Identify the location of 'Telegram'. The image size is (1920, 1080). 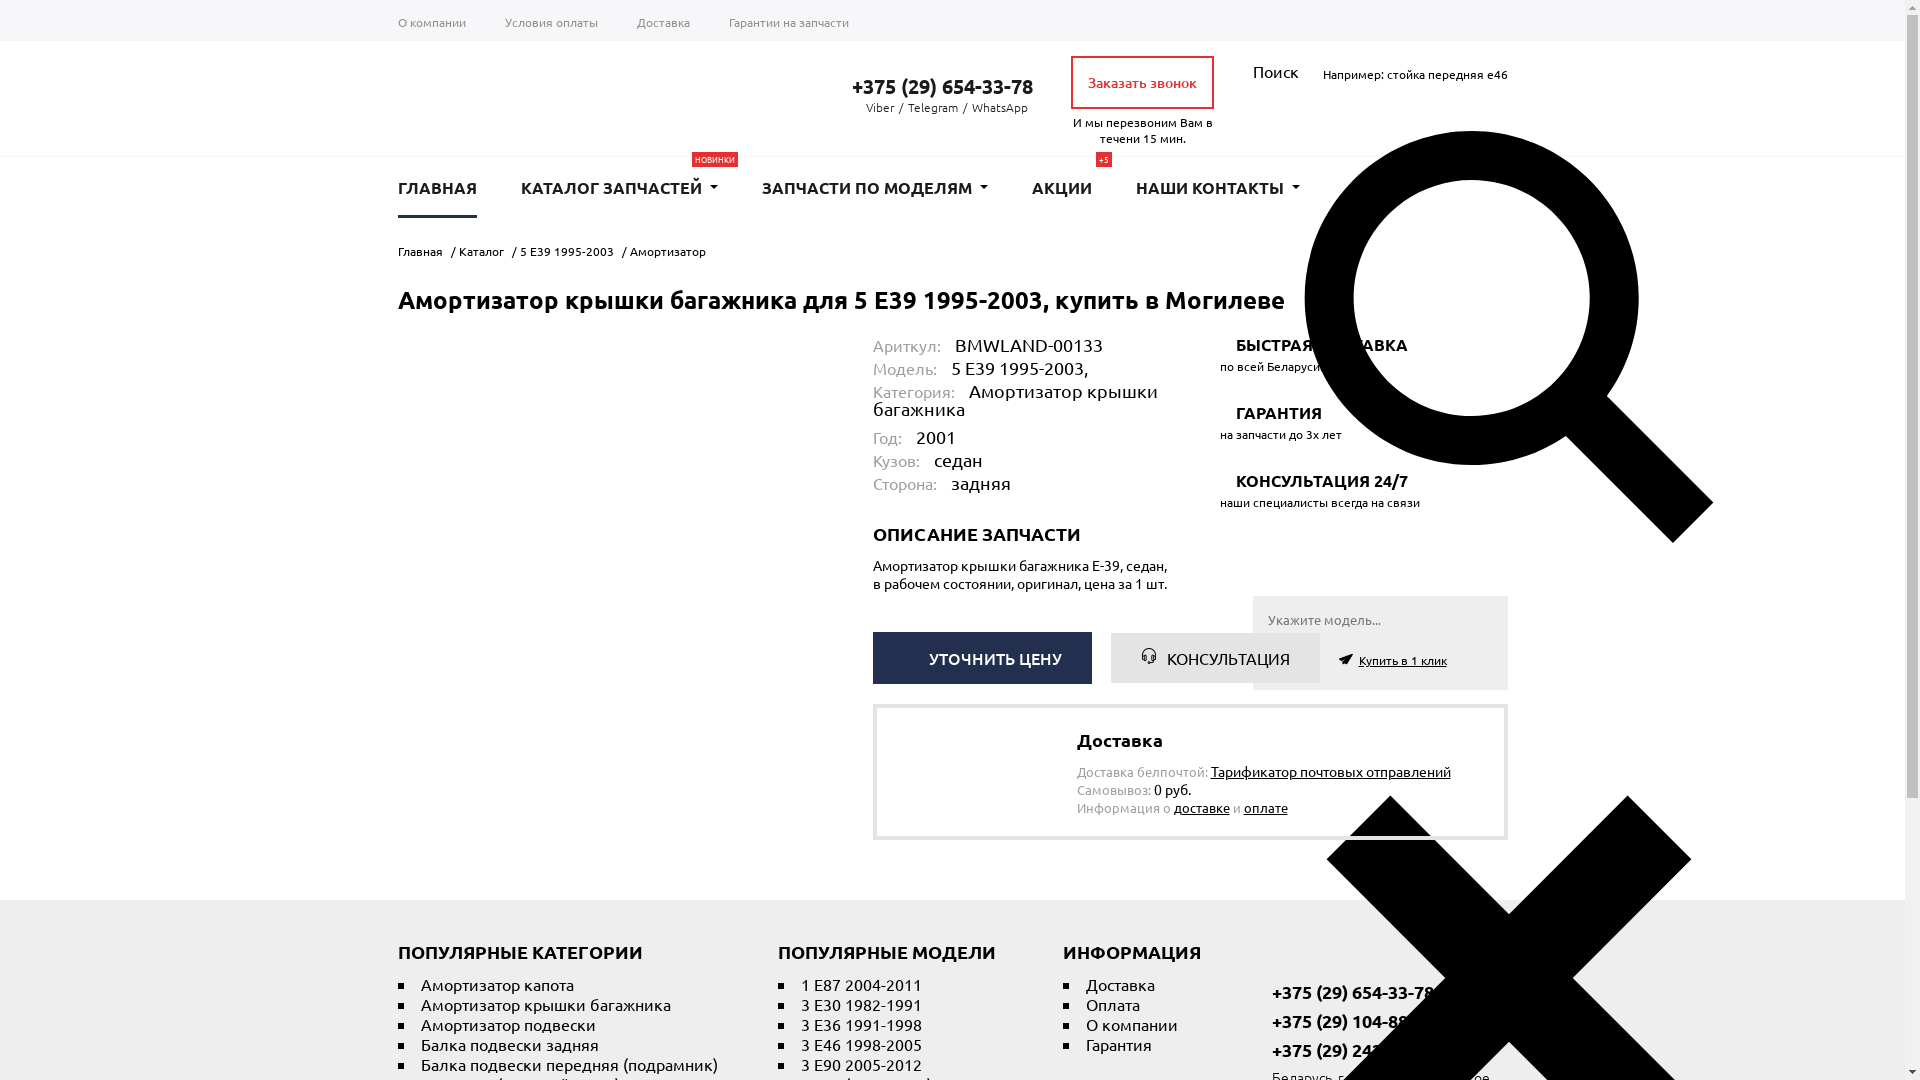
(906, 107).